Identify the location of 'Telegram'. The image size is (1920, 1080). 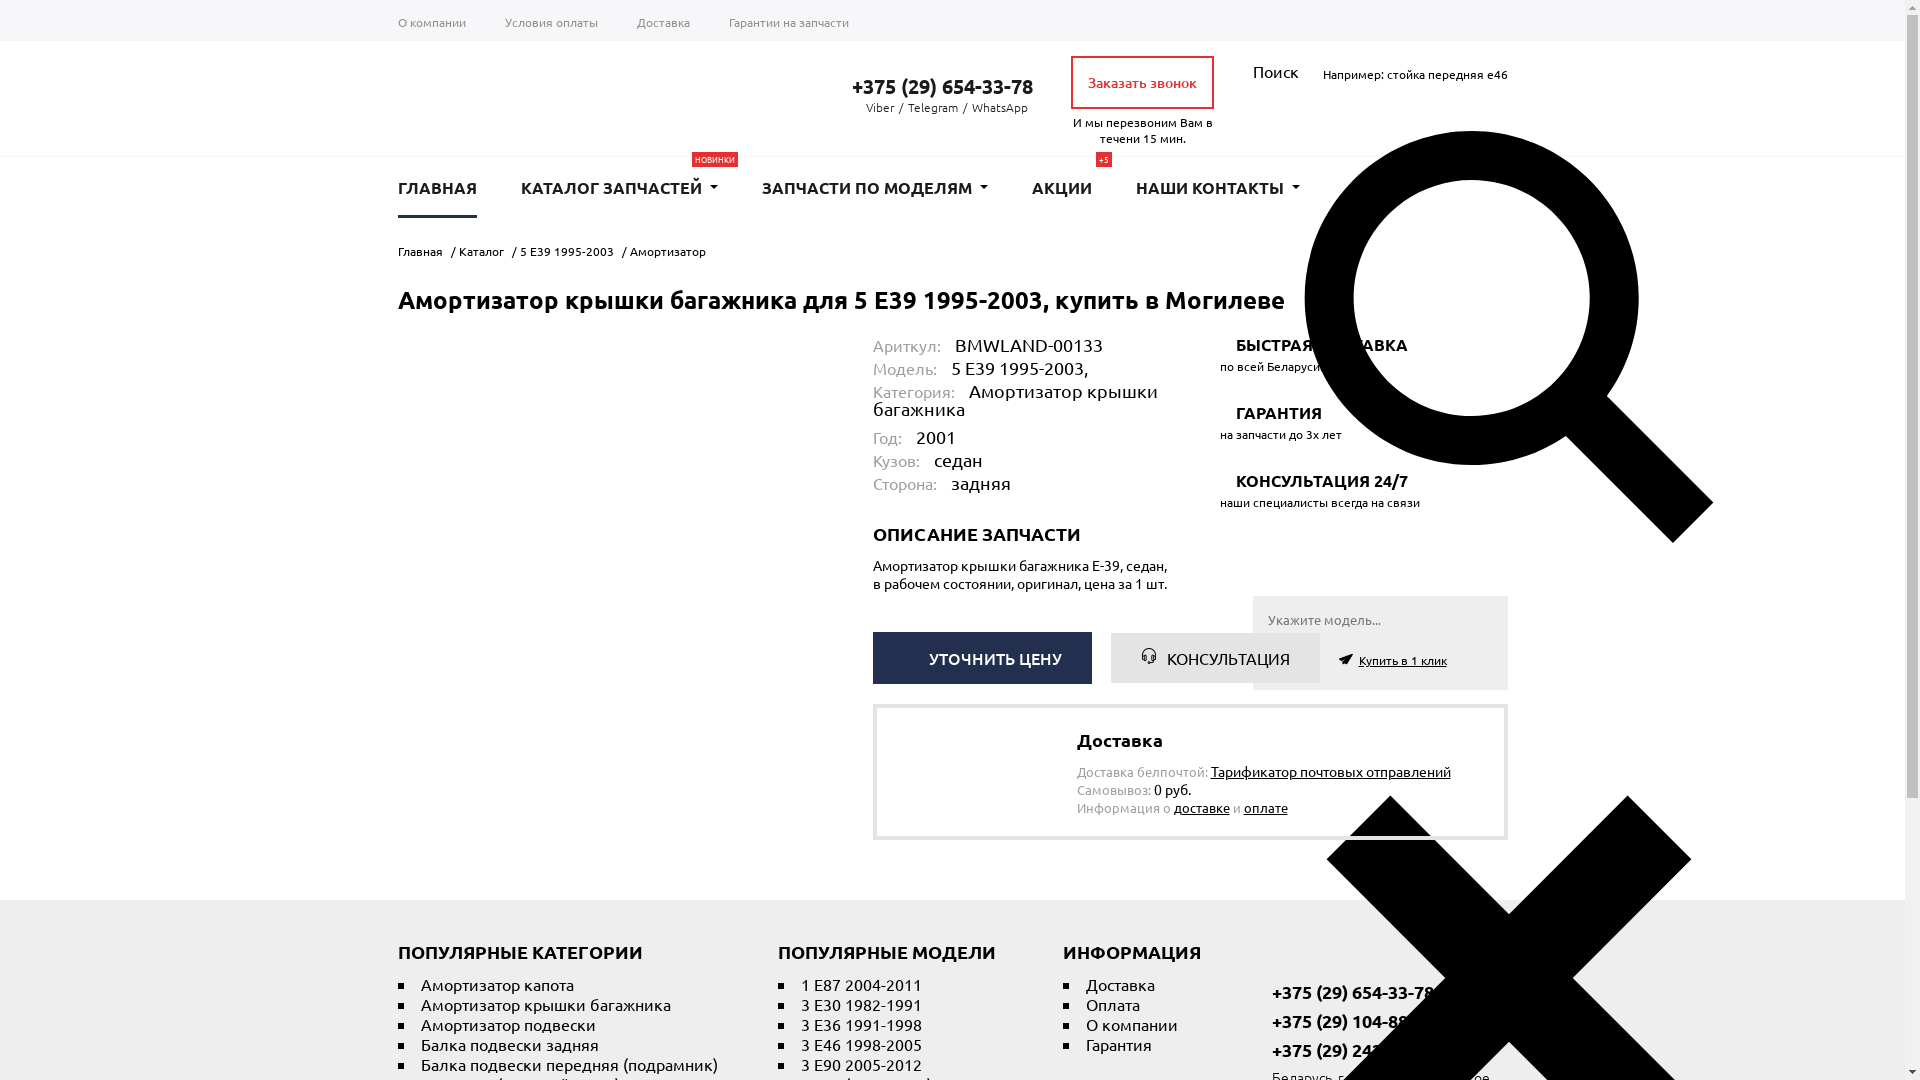
(906, 107).